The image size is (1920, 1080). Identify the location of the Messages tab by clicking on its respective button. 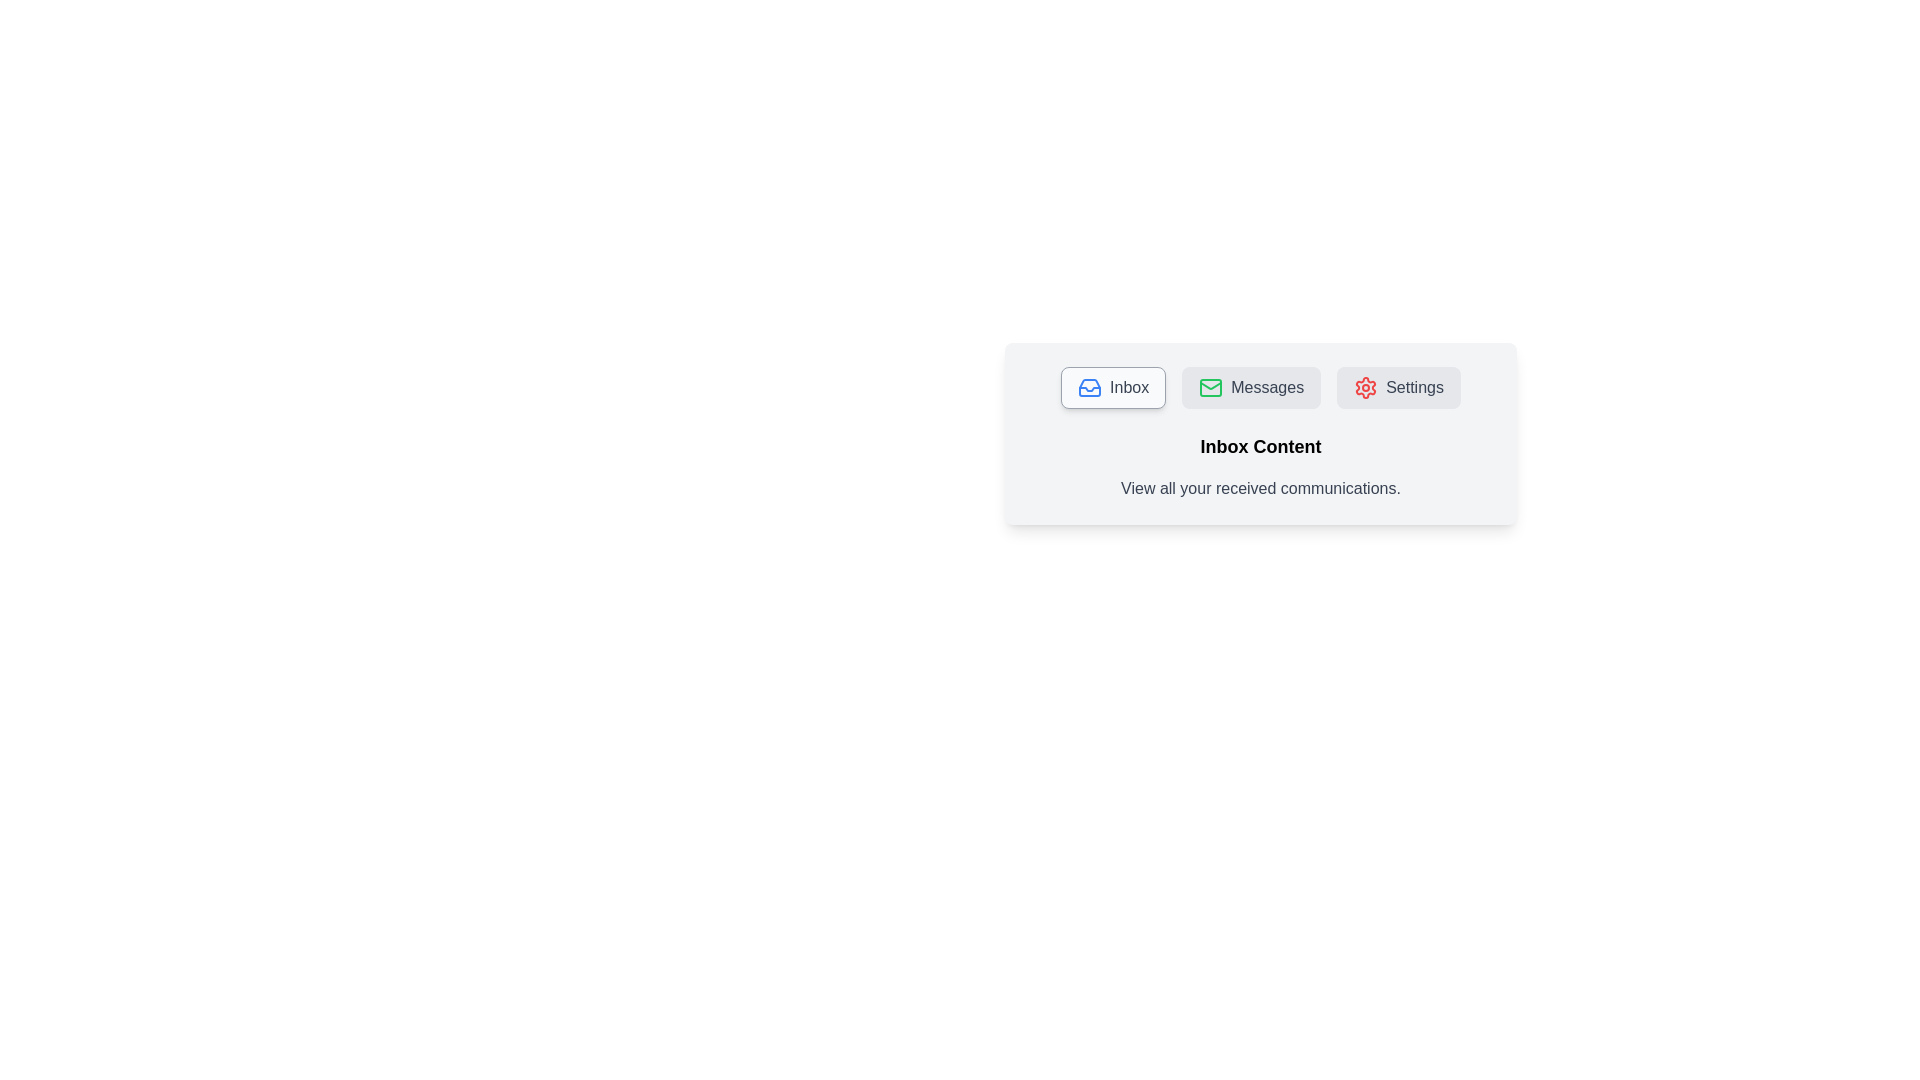
(1250, 388).